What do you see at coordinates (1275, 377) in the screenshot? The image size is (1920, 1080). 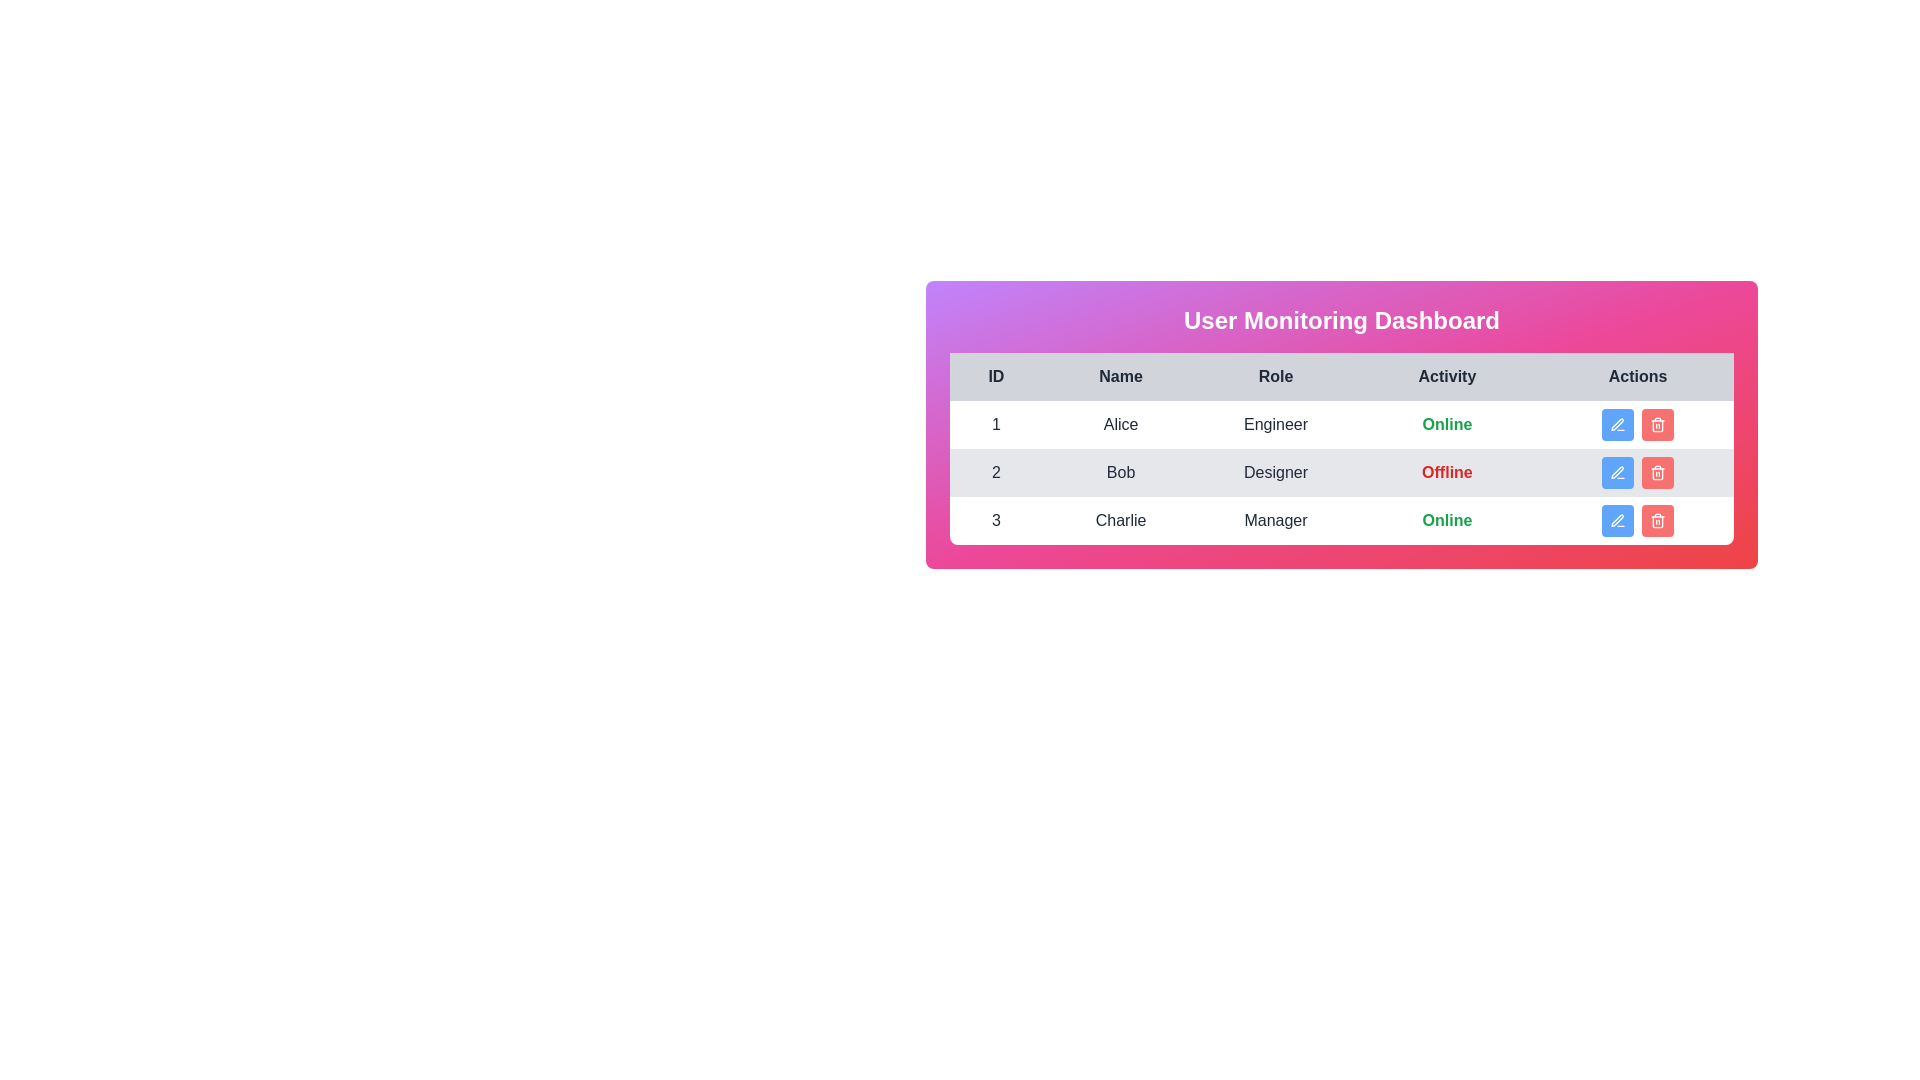 I see `the column header labeled 'Role' to sort the table by that column` at bounding box center [1275, 377].